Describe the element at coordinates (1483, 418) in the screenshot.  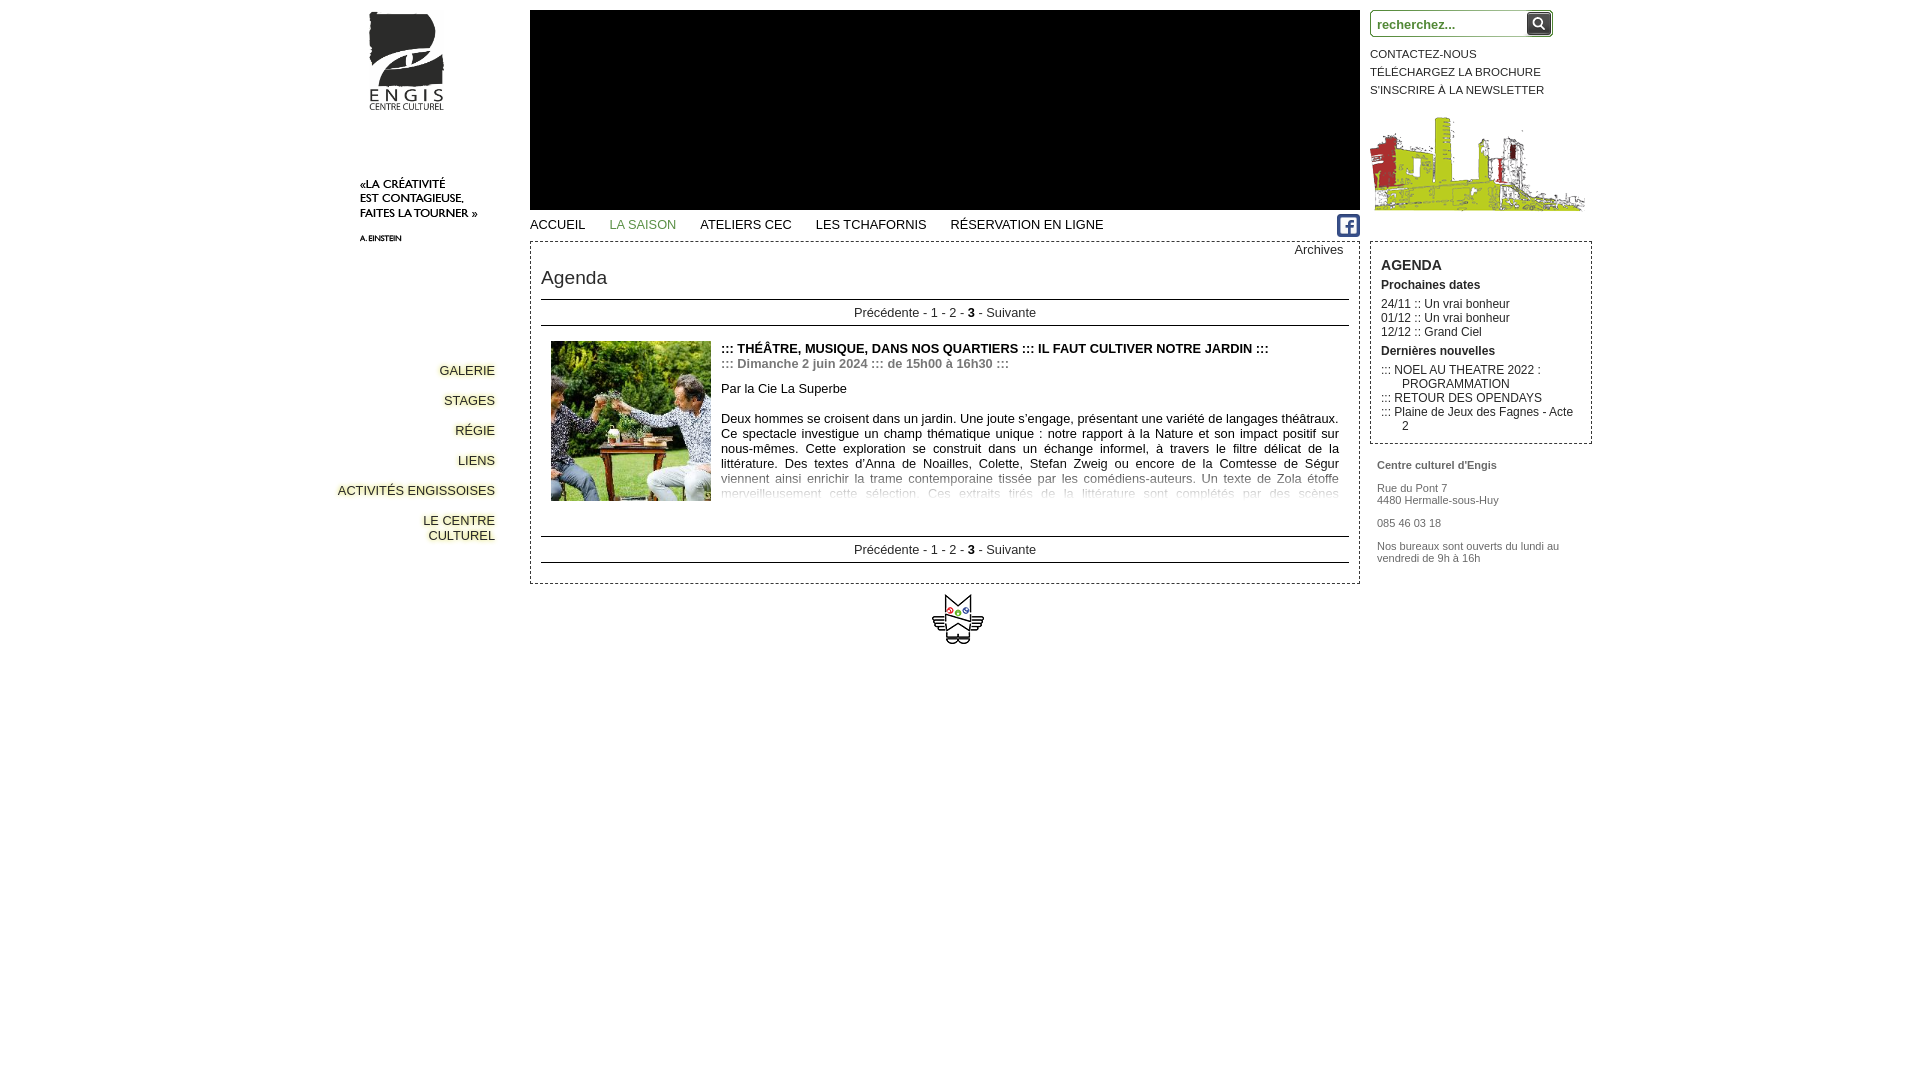
I see `'Plaine de Jeux des Fagnes - Acte 2'` at that location.